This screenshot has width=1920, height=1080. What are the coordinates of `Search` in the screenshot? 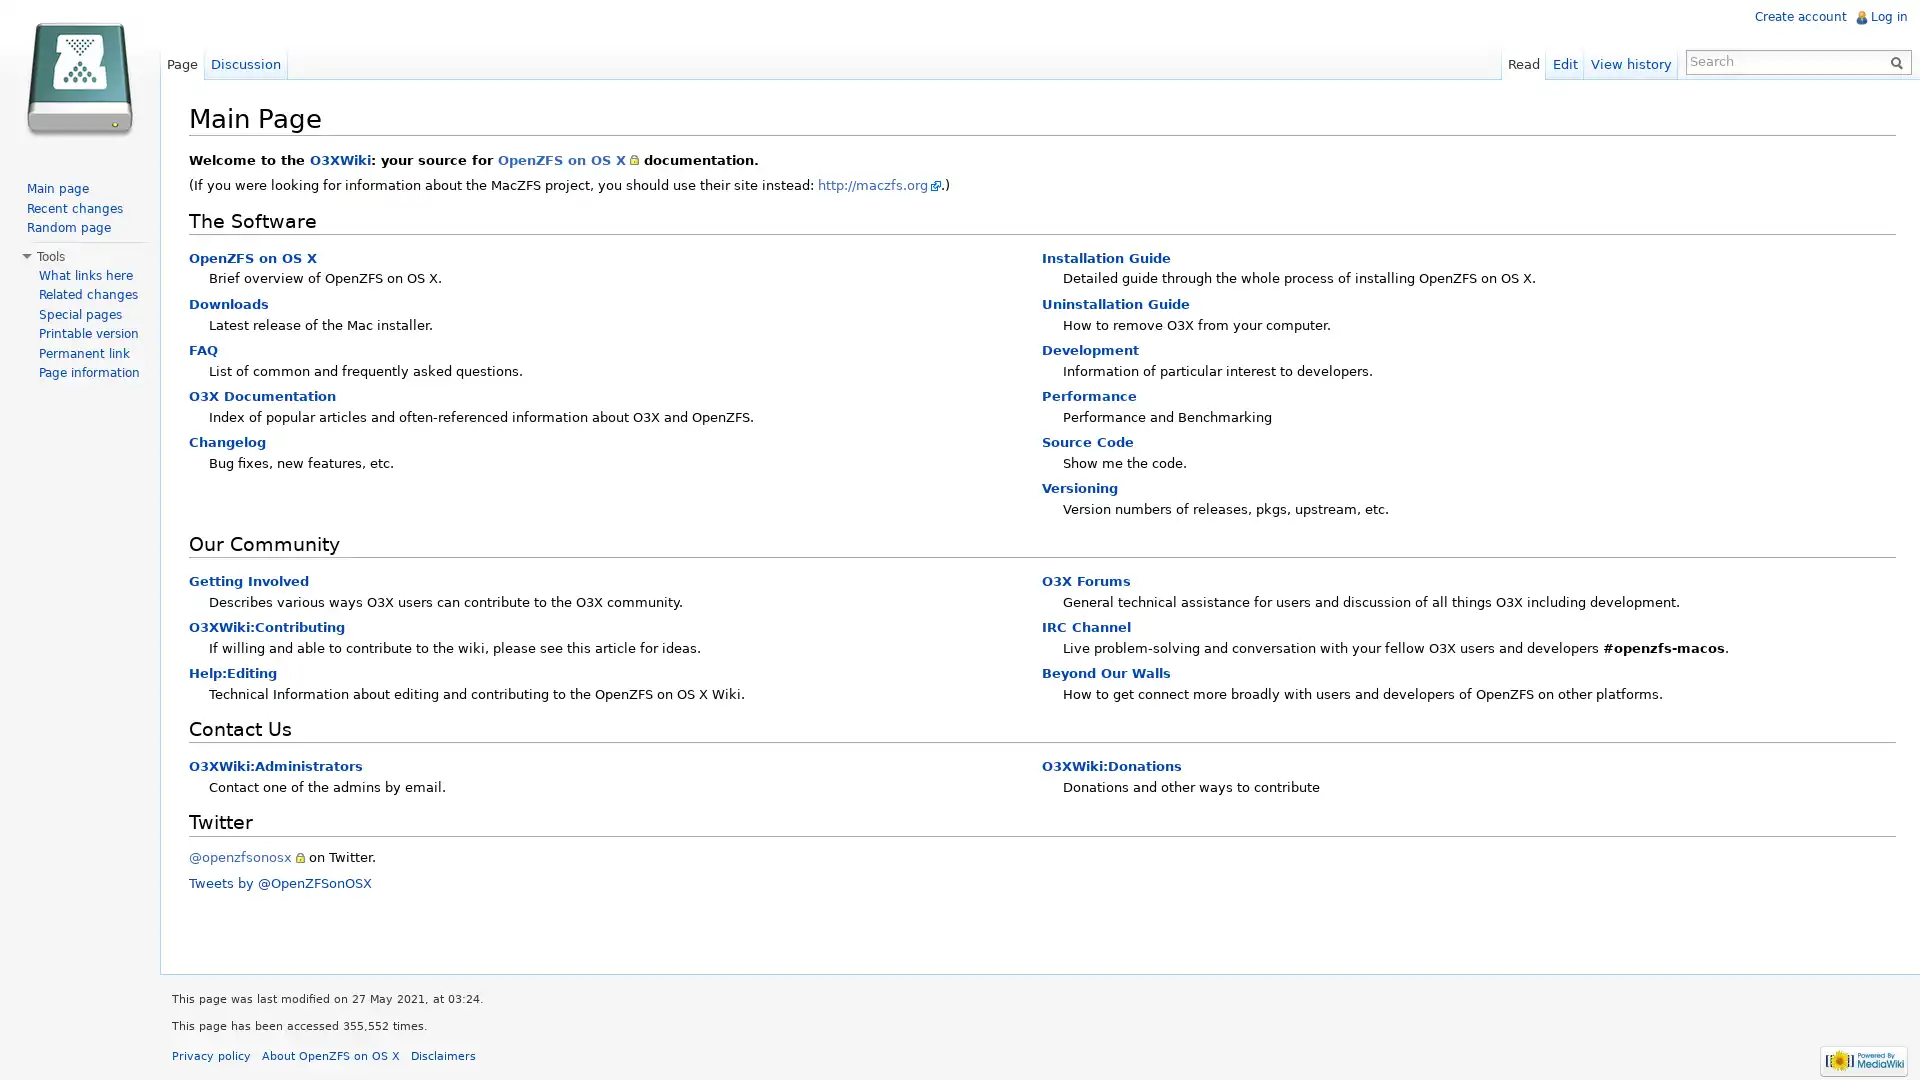 It's located at (1890, 60).